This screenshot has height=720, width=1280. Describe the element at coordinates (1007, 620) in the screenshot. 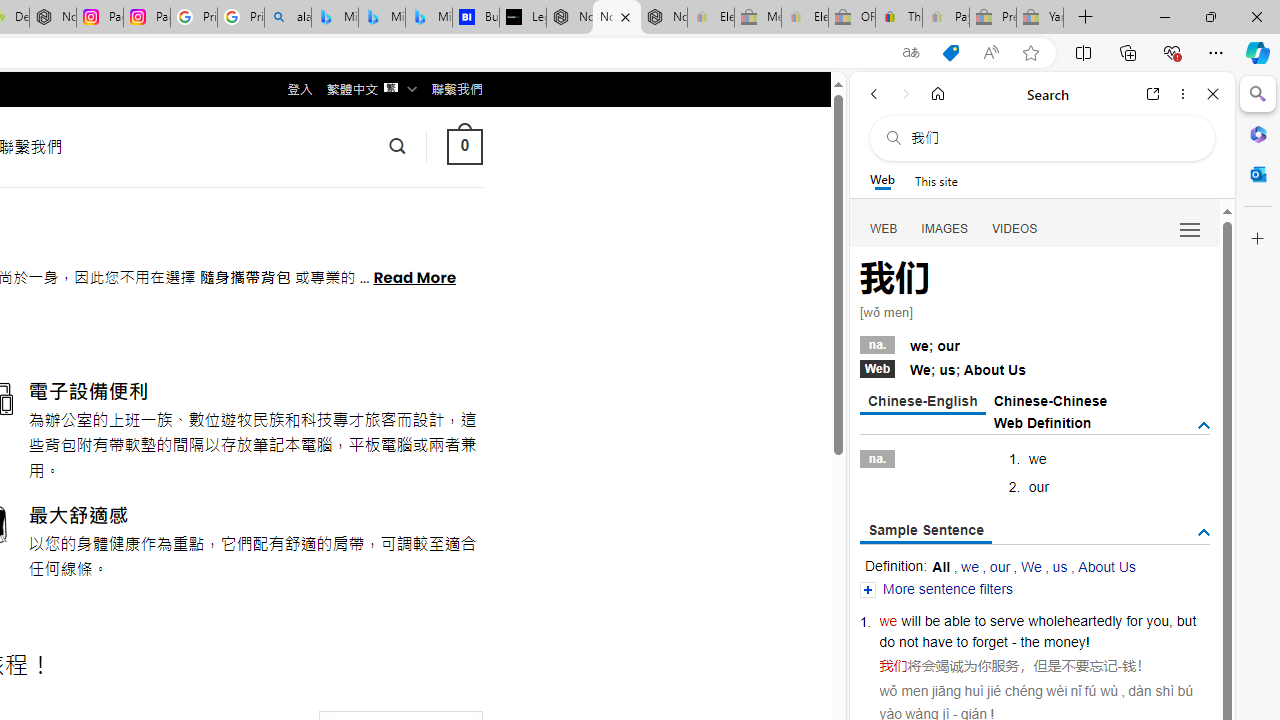

I see `'serve'` at that location.